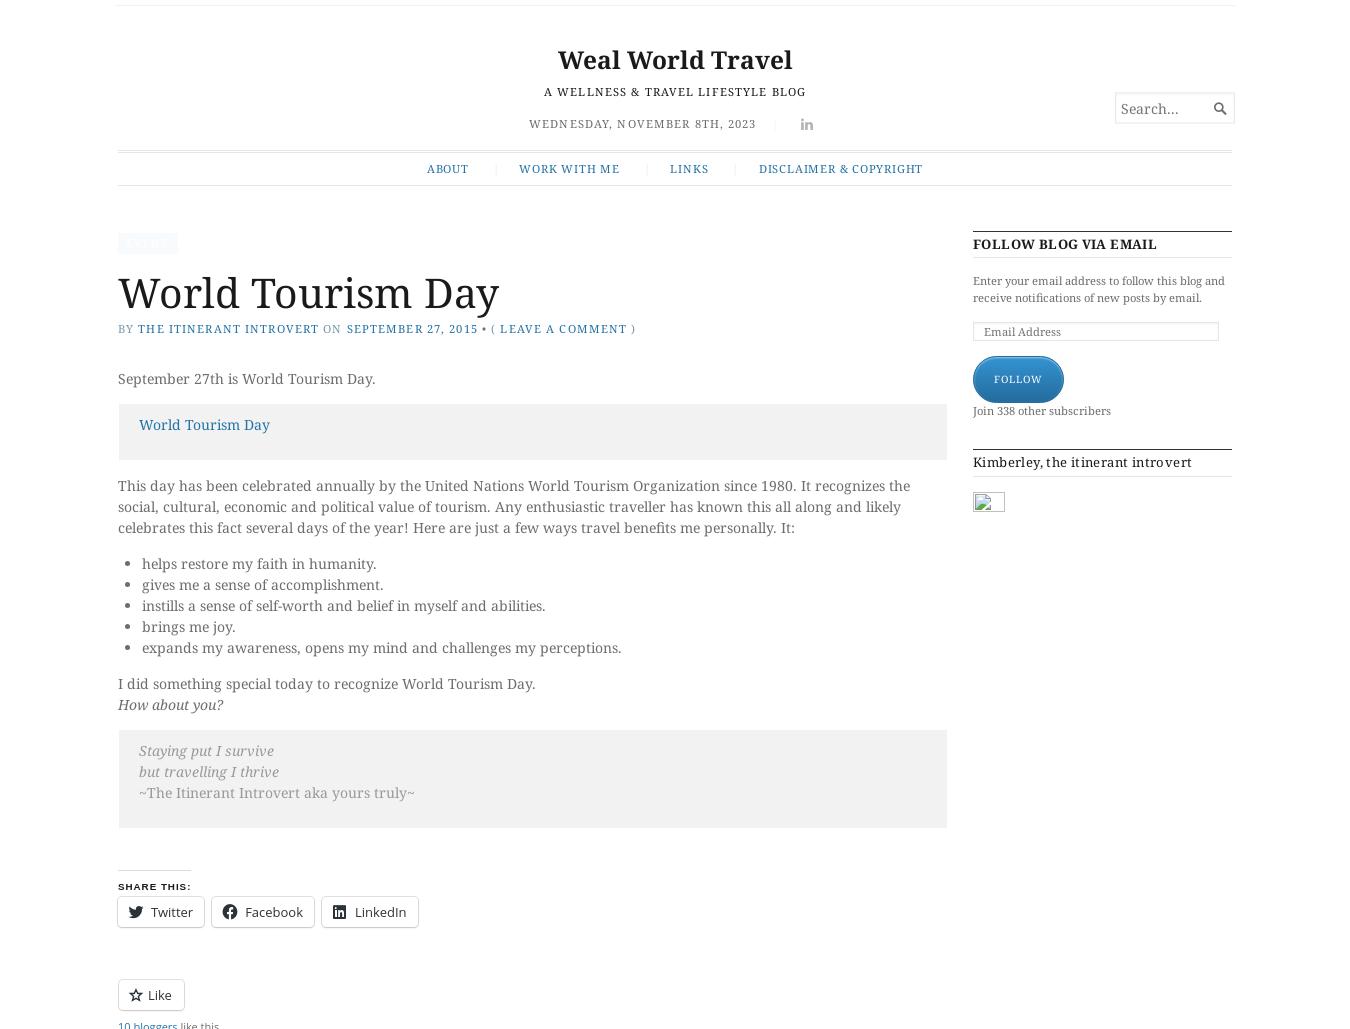  Describe the element at coordinates (1099, 287) in the screenshot. I see `'Enter your email address to follow this blog and receive notifications of new posts by email.'` at that location.